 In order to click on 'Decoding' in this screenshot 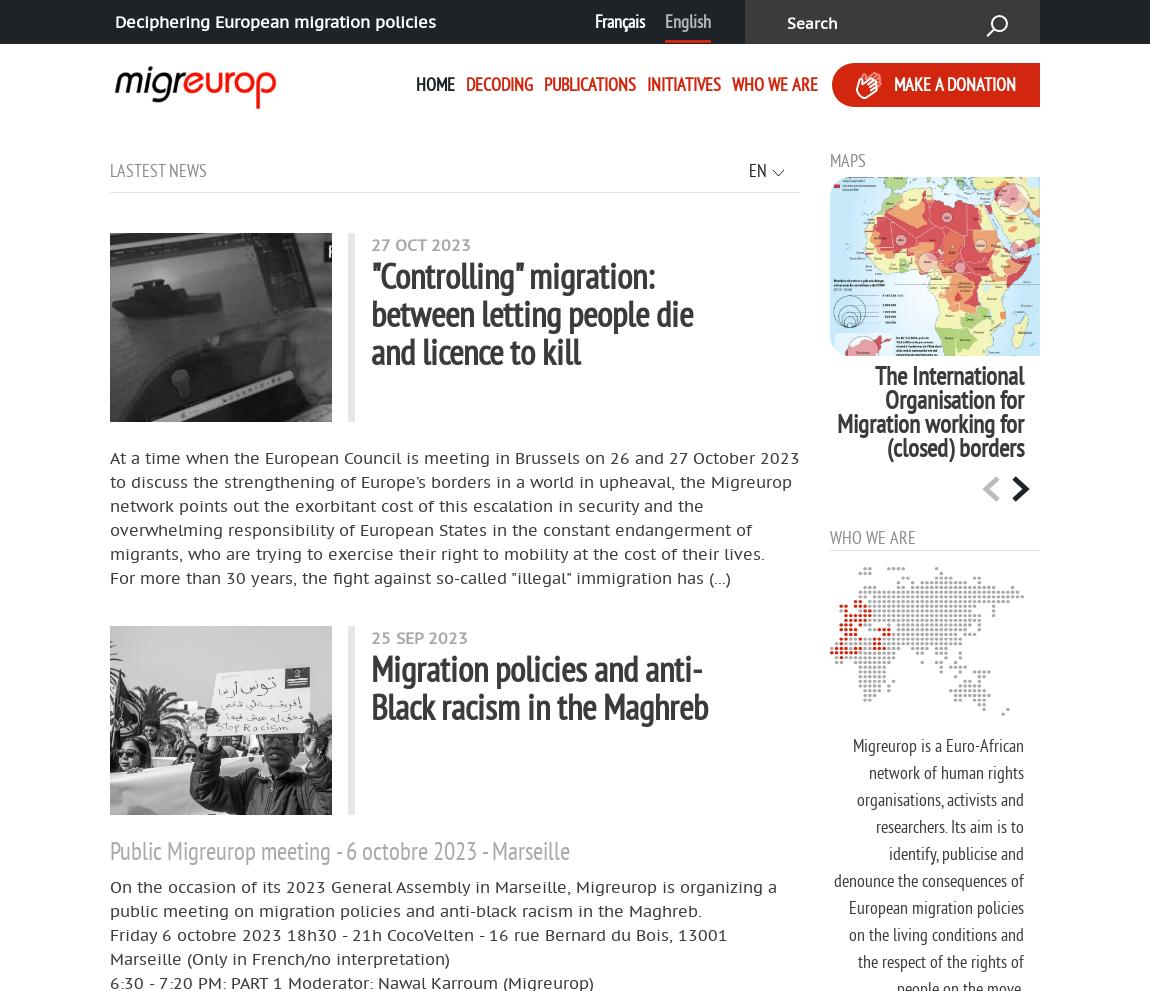, I will do `click(498, 83)`.